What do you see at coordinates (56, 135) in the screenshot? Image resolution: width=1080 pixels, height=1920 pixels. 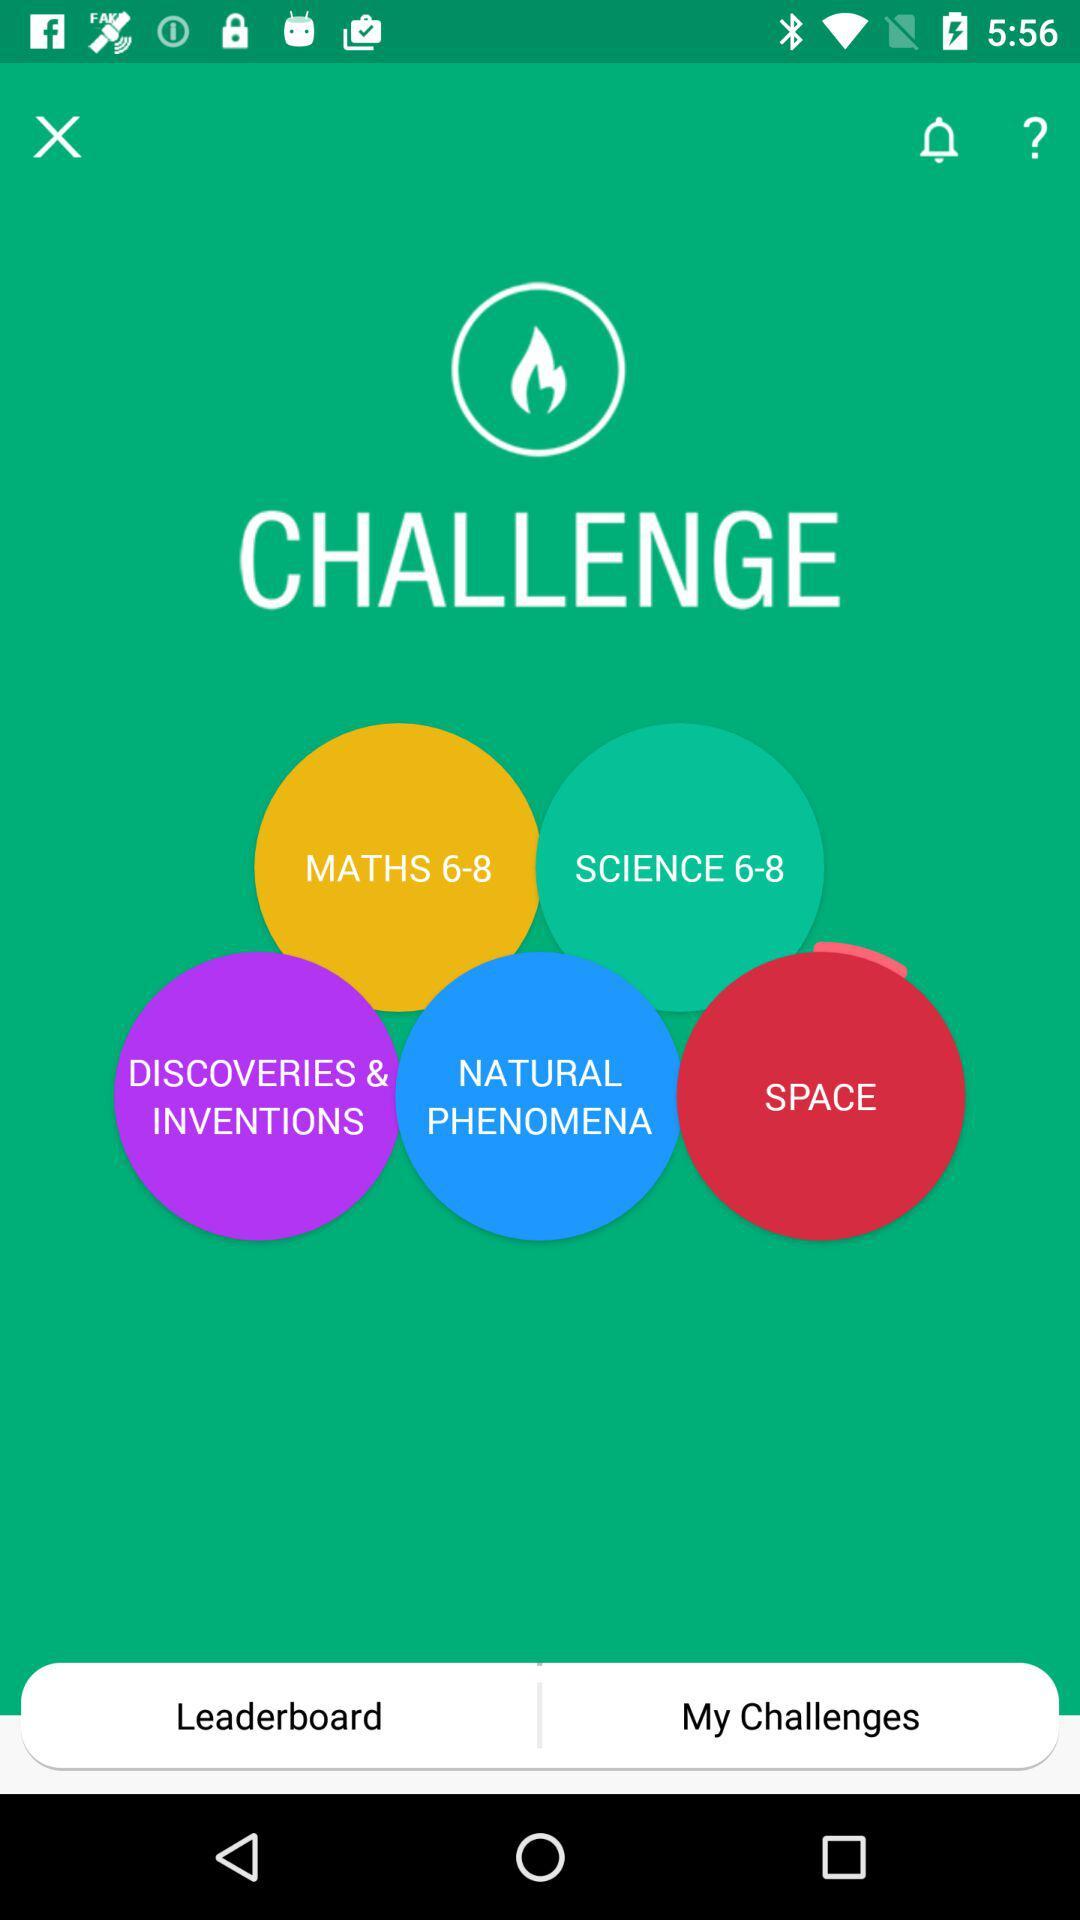 I see `the close icon` at bounding box center [56, 135].